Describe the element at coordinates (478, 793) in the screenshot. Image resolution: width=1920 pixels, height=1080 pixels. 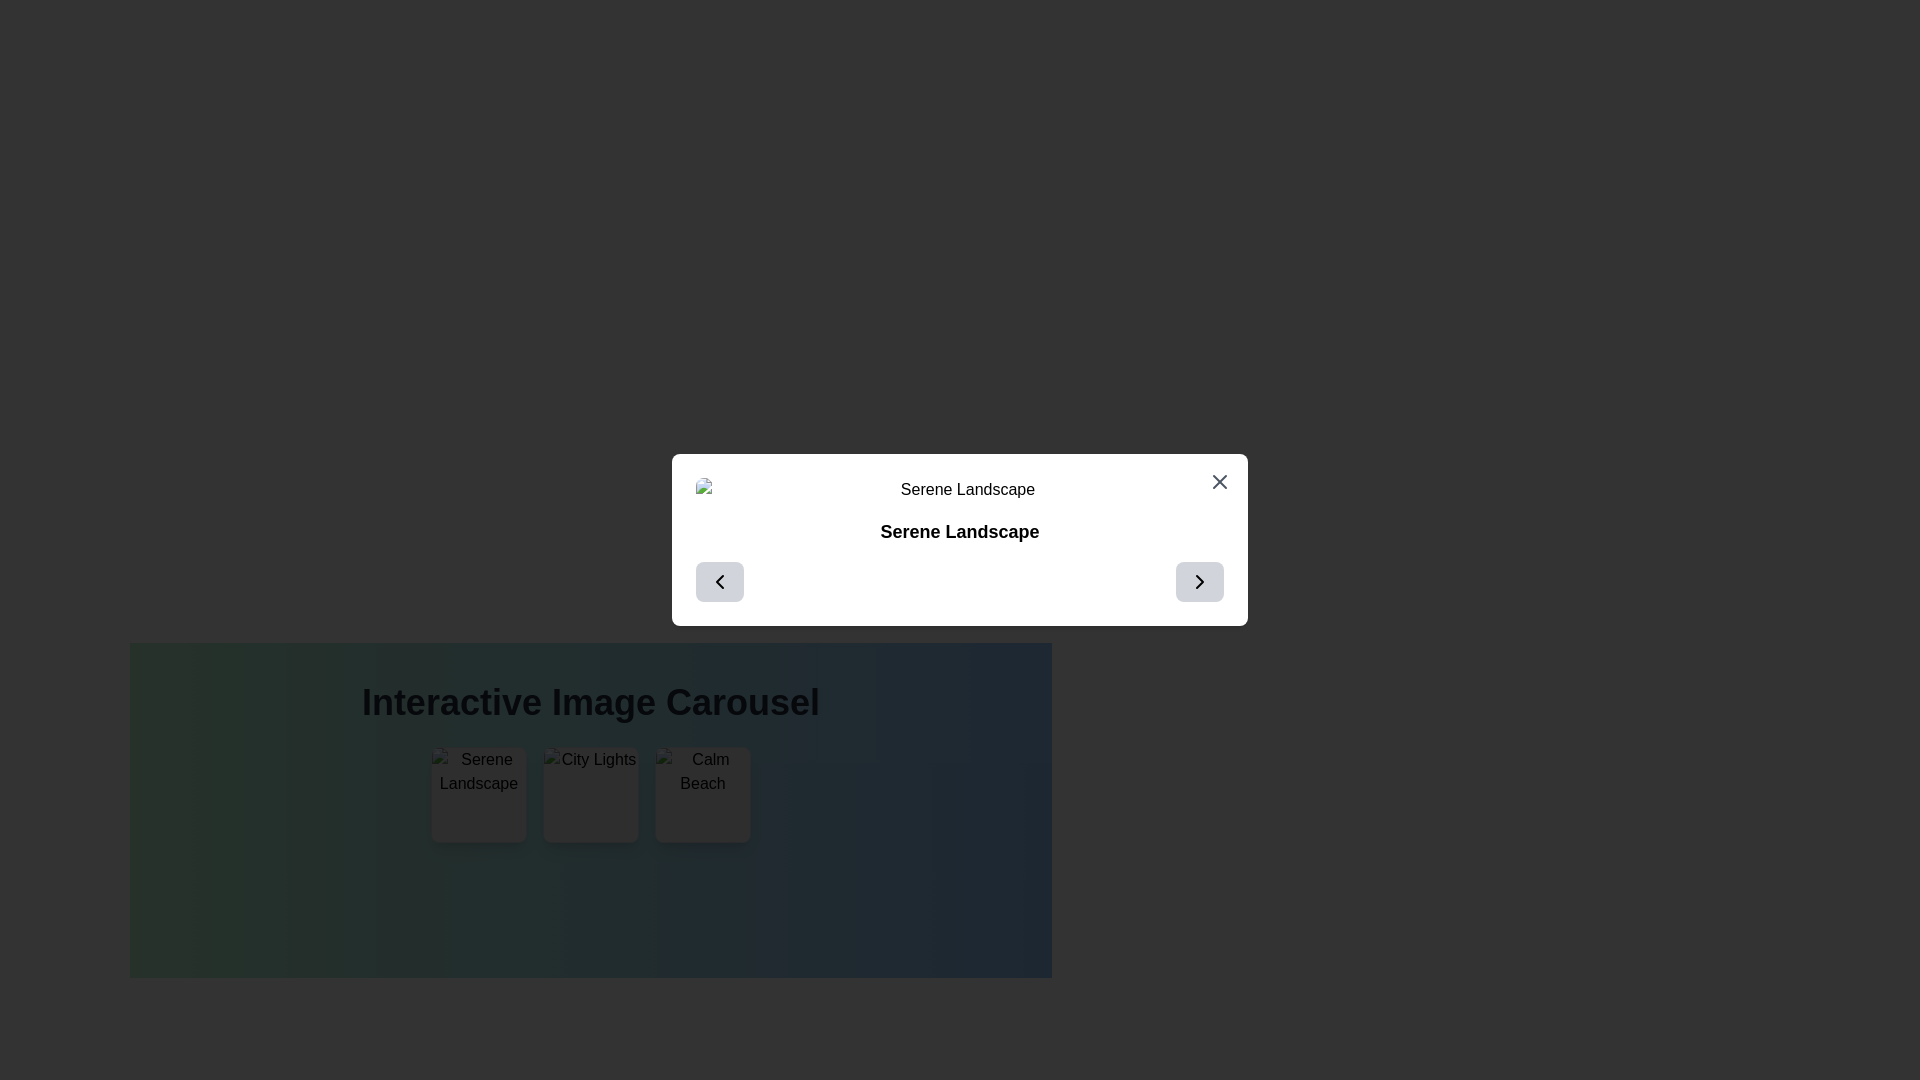
I see `the first clickable image thumbnail in the carousel` at that location.